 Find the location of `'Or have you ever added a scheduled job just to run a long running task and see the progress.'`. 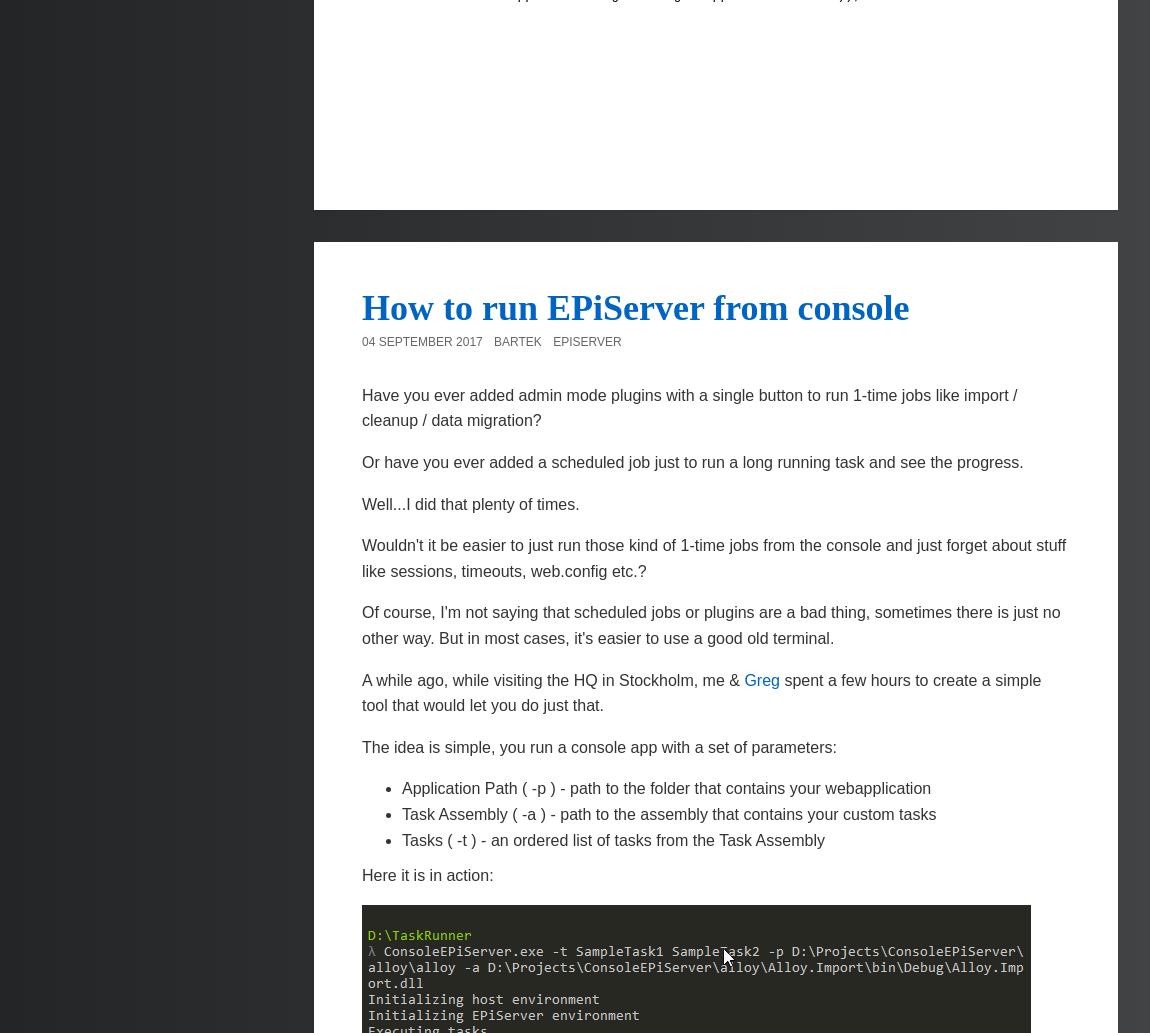

'Or have you ever added a scheduled job just to run a long running task and see the progress.' is located at coordinates (691, 462).